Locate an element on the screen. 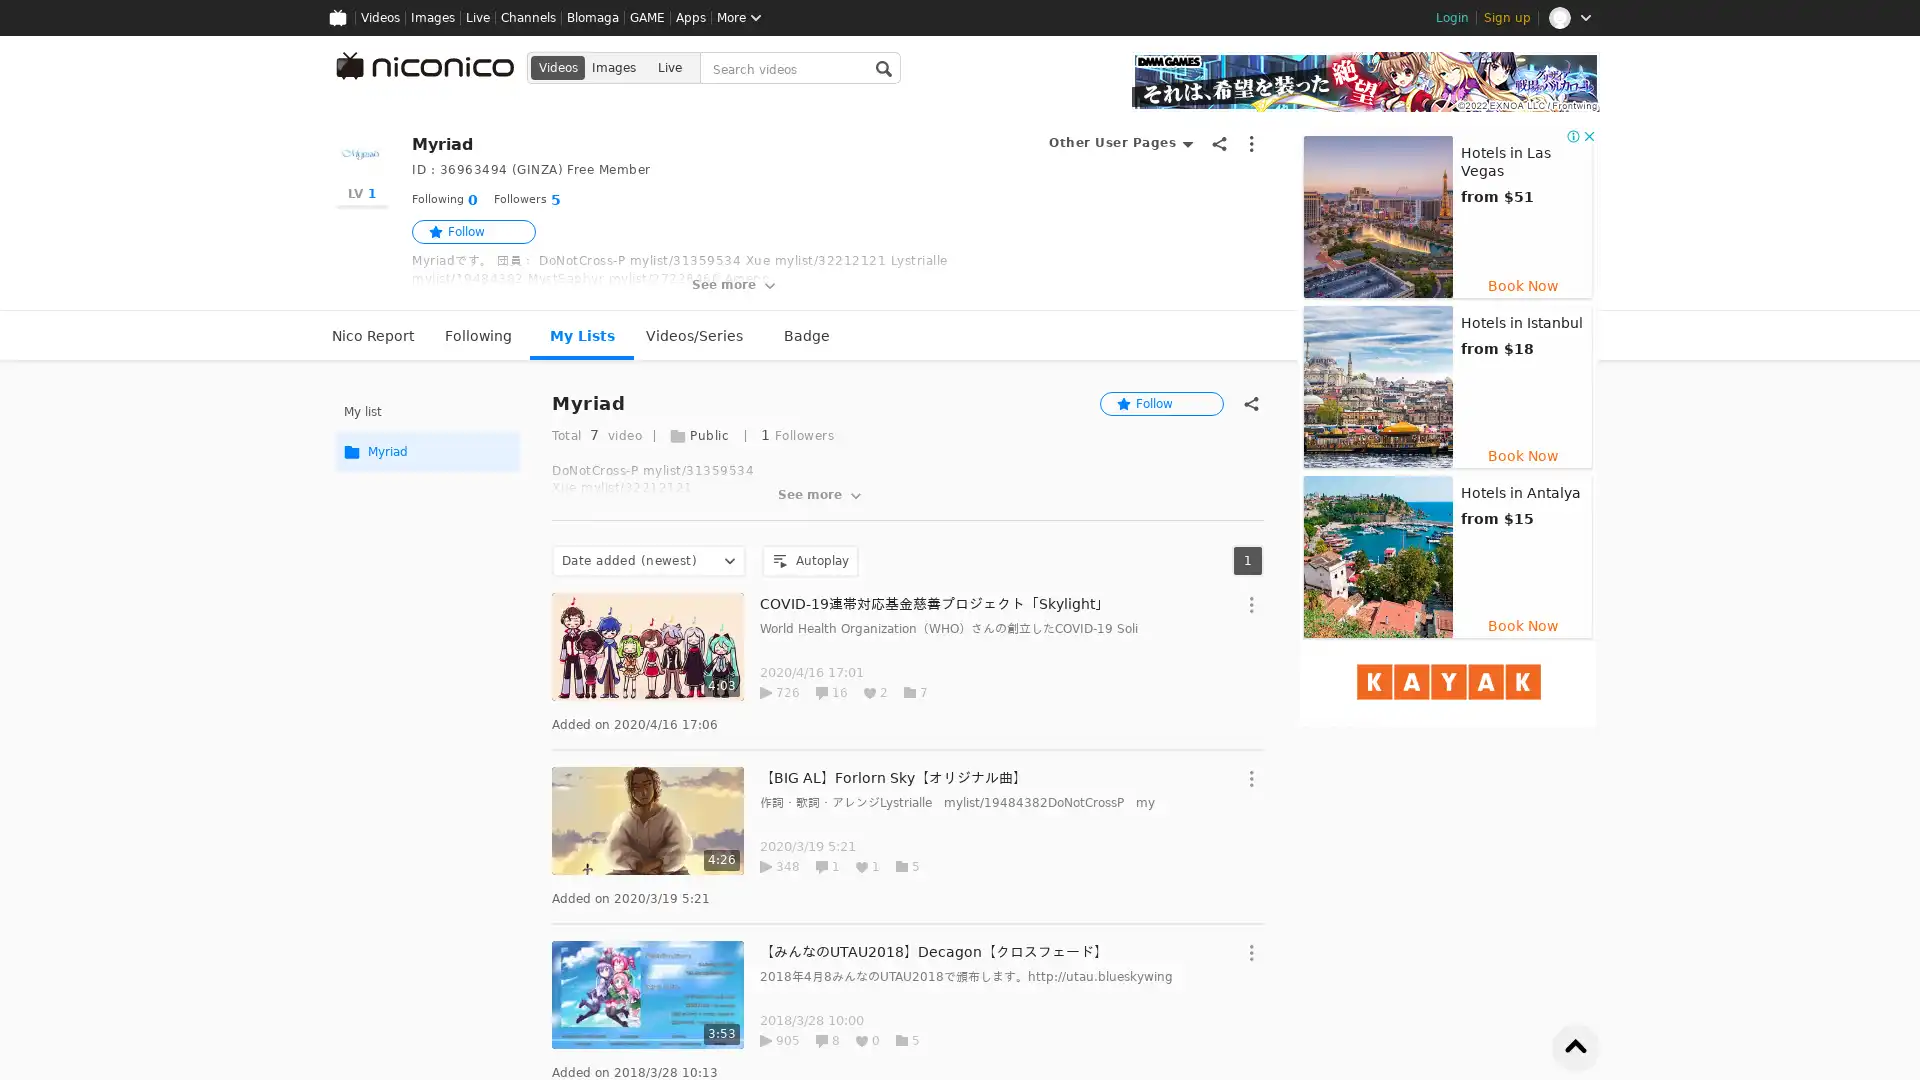  See more is located at coordinates (734, 285).